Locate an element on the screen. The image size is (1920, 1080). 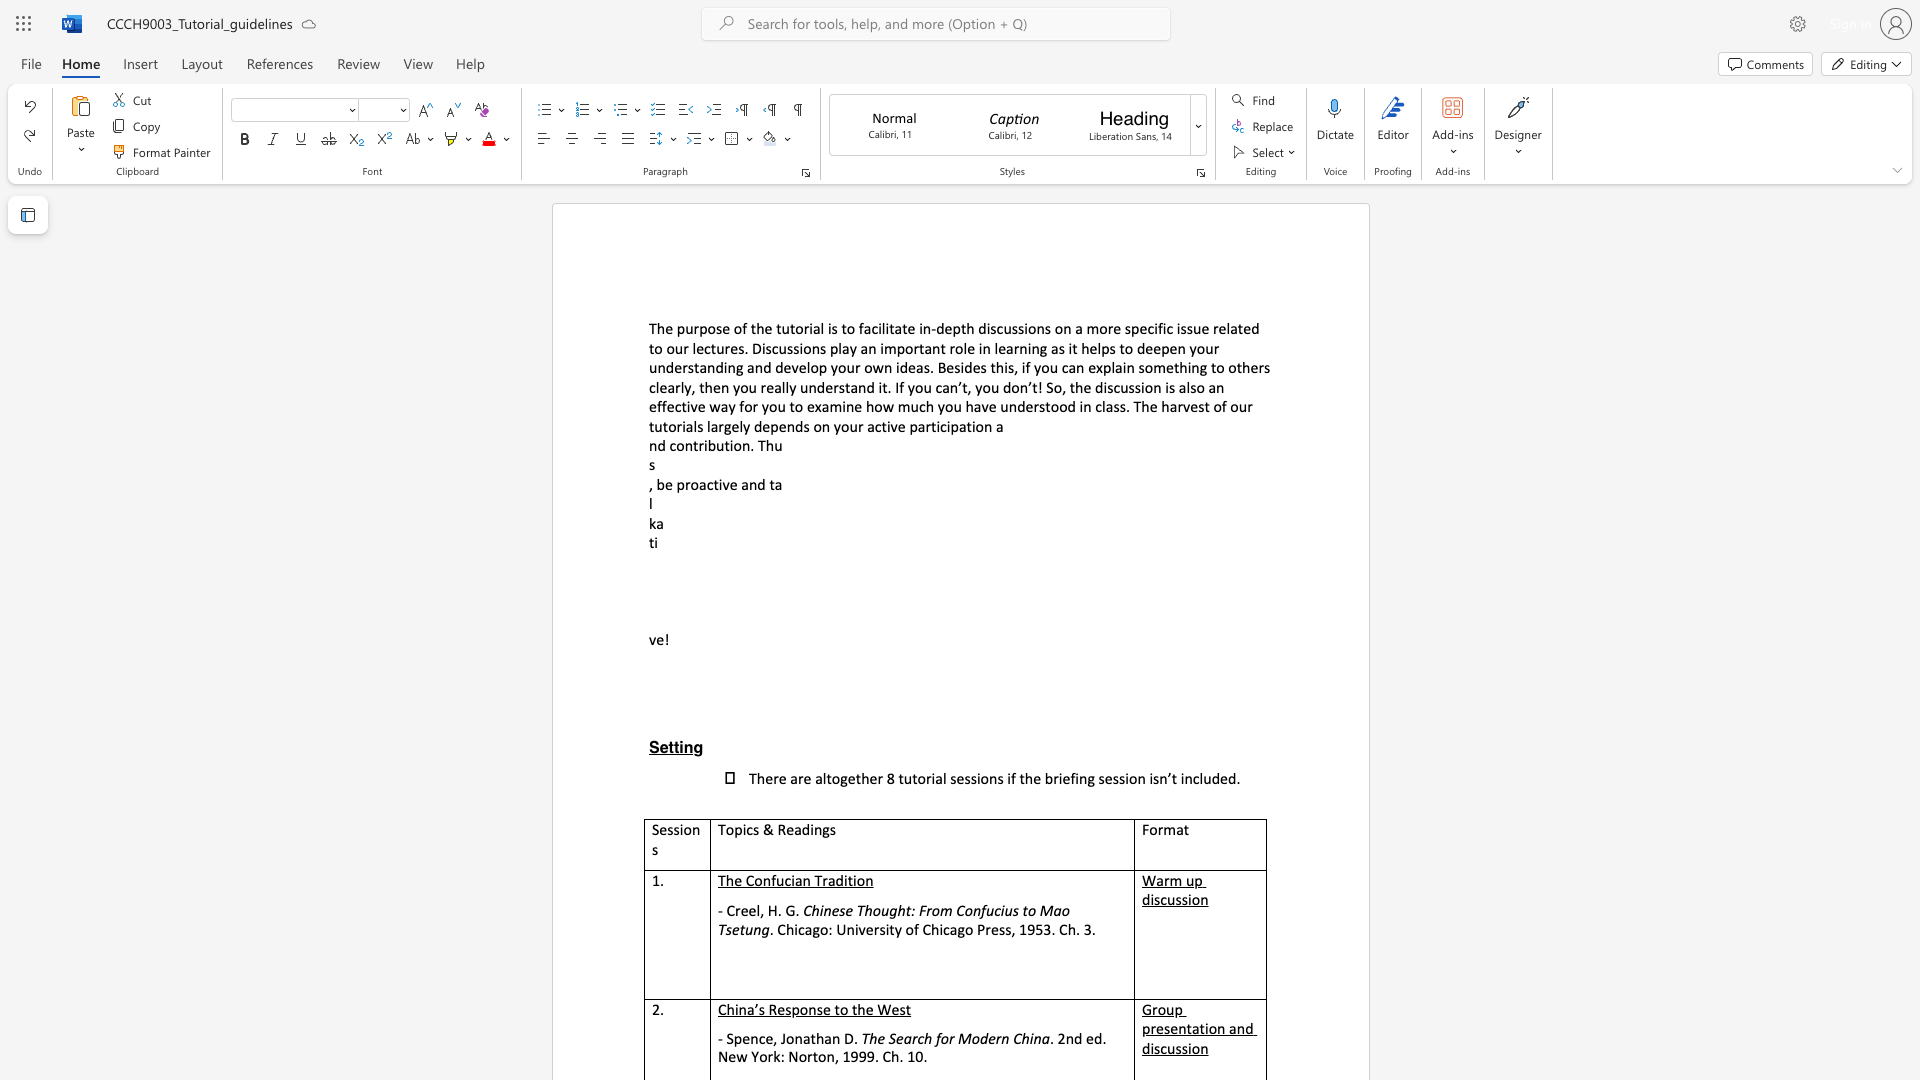
the subset text "Chinese Thought: From Confucius to Ma" within the text "Chinese Thought: From Confucius to Mao Tsetung" is located at coordinates (803, 910).